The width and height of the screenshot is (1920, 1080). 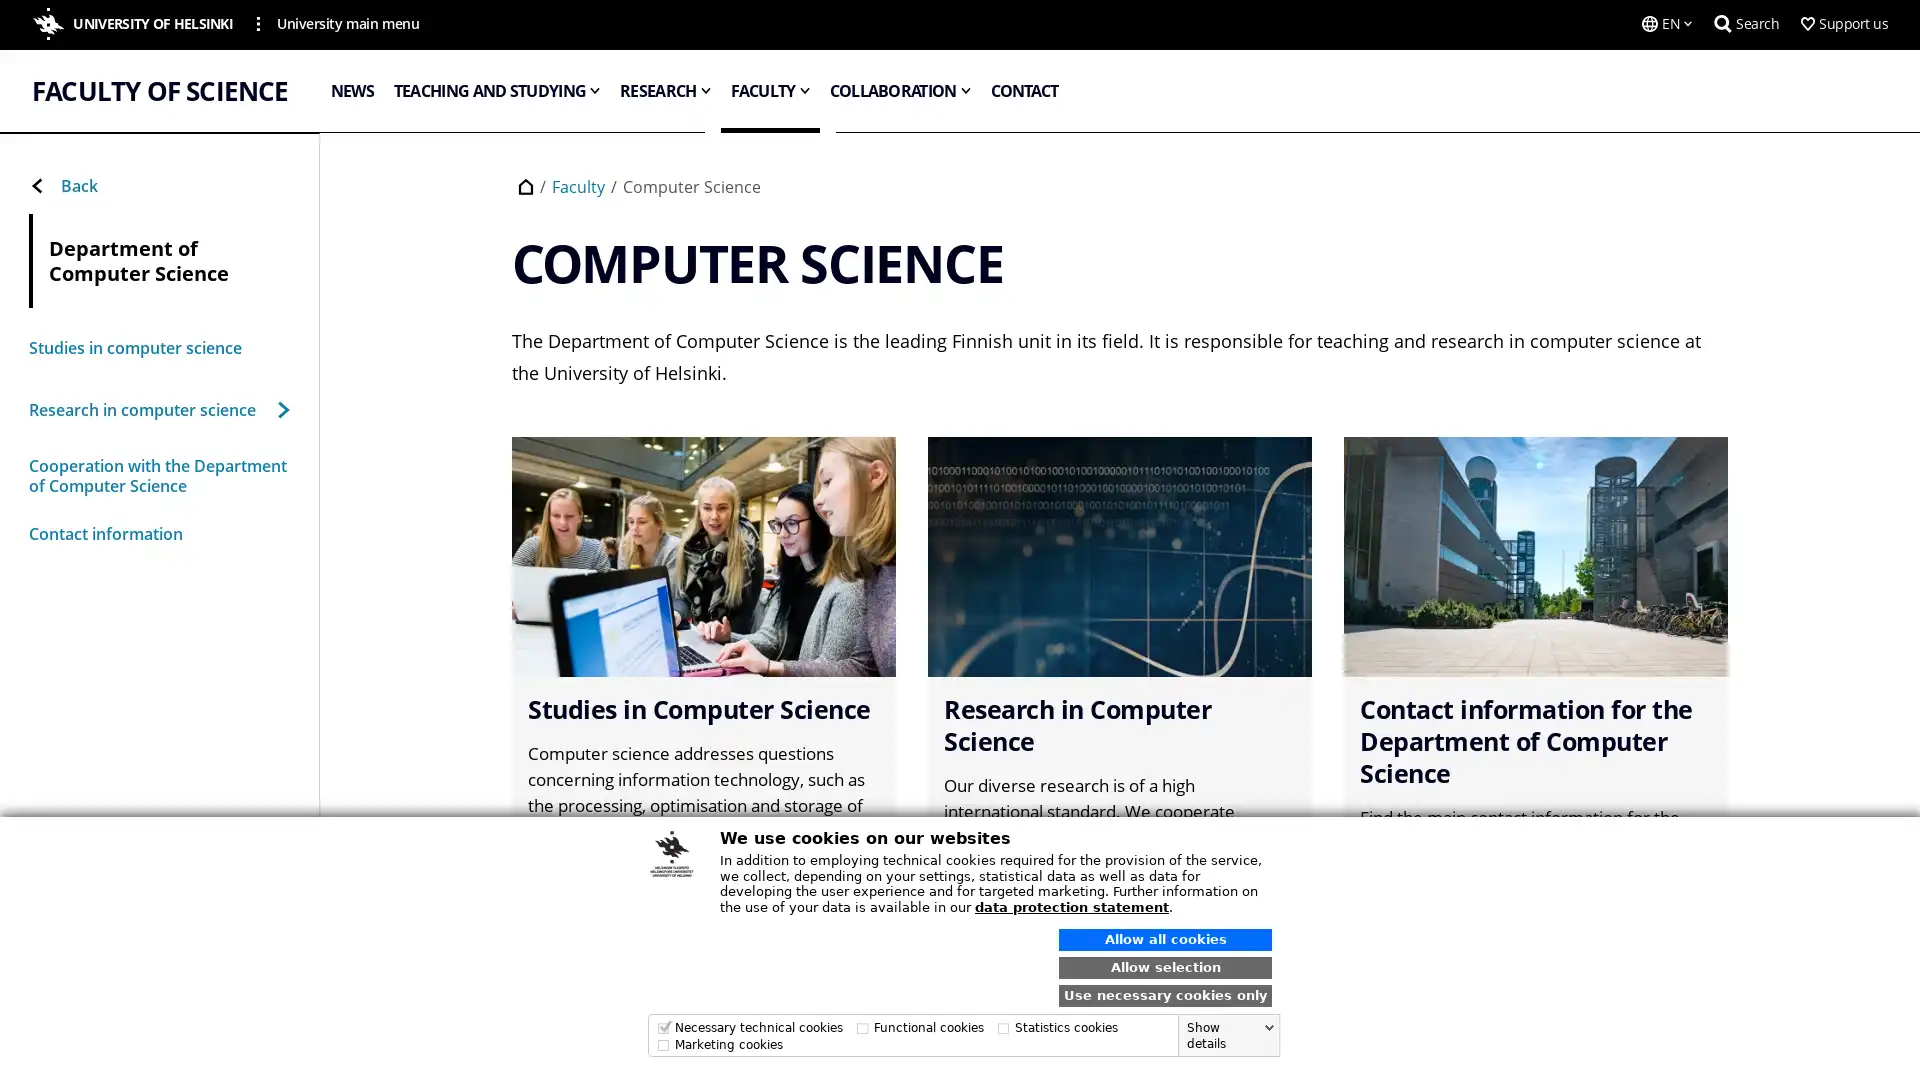 What do you see at coordinates (898, 91) in the screenshot?
I see `COLLABORATION` at bounding box center [898, 91].